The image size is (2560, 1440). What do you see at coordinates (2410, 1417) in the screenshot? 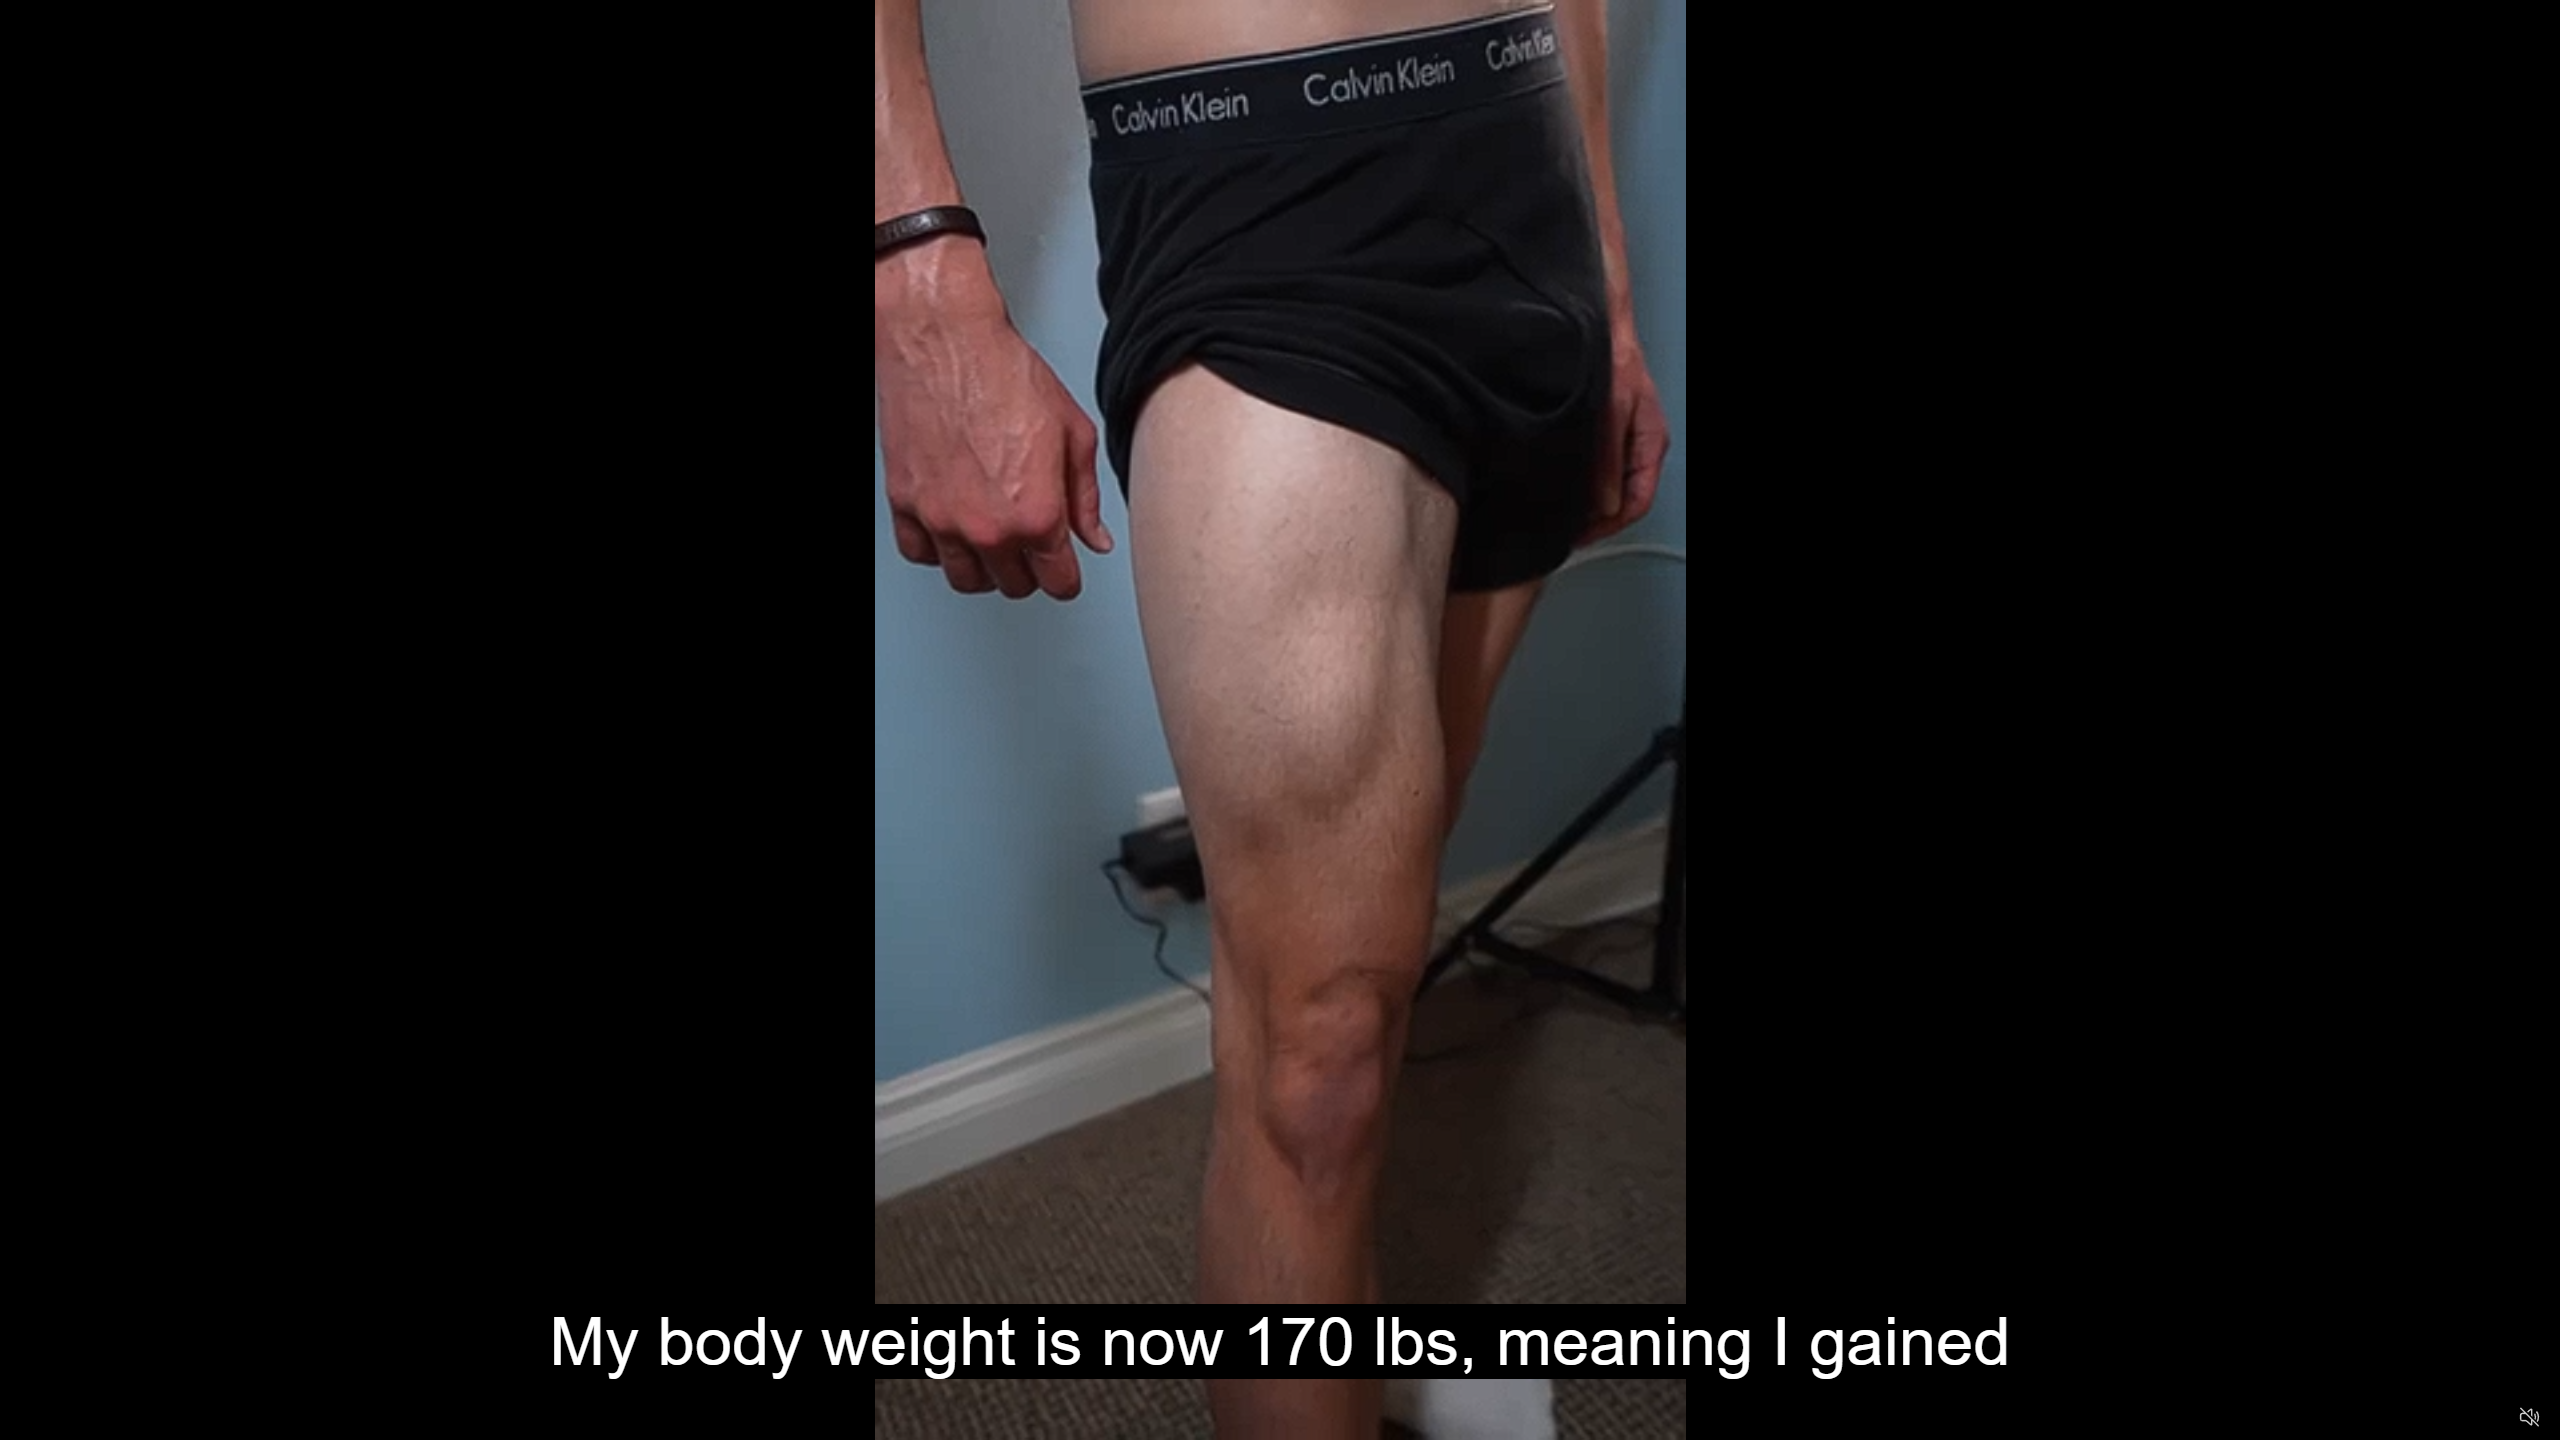
I see `'Quality Settings'` at bounding box center [2410, 1417].